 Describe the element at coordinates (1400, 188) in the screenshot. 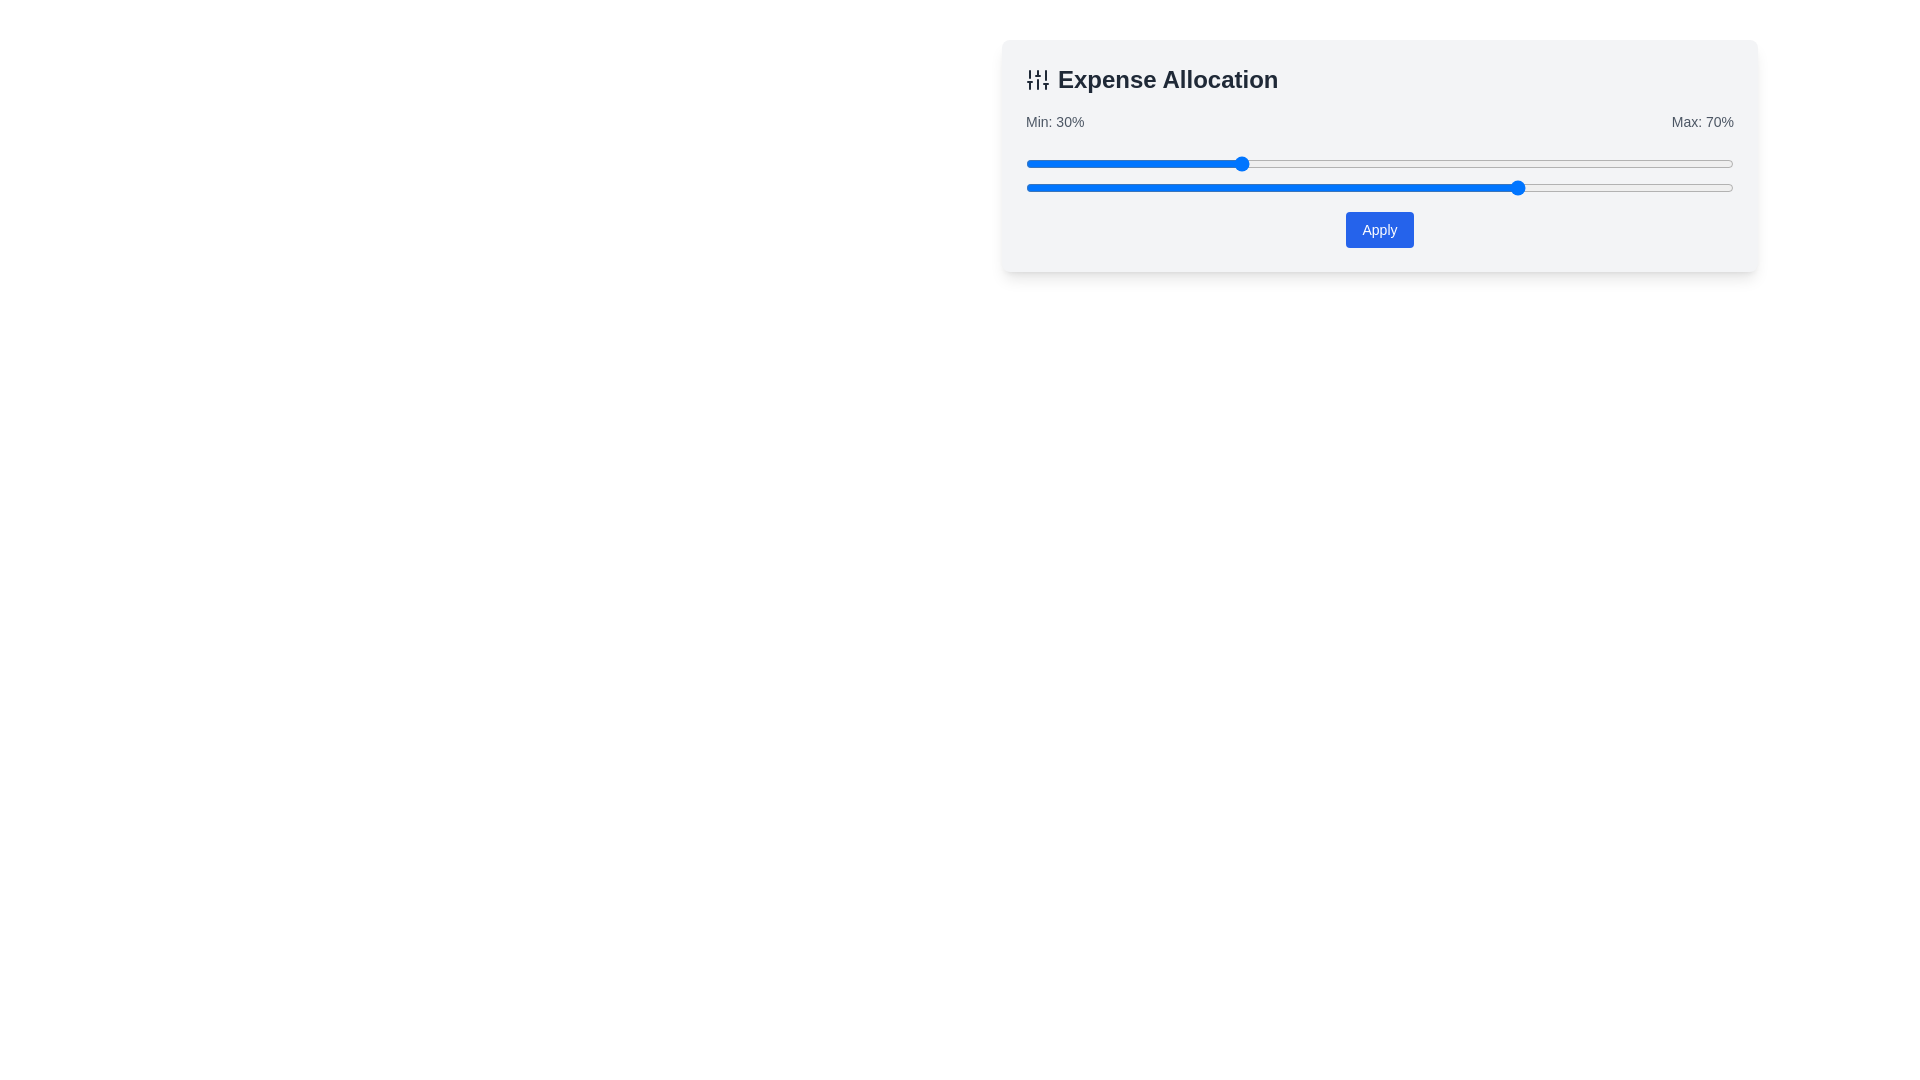

I see `the slider's value` at that location.